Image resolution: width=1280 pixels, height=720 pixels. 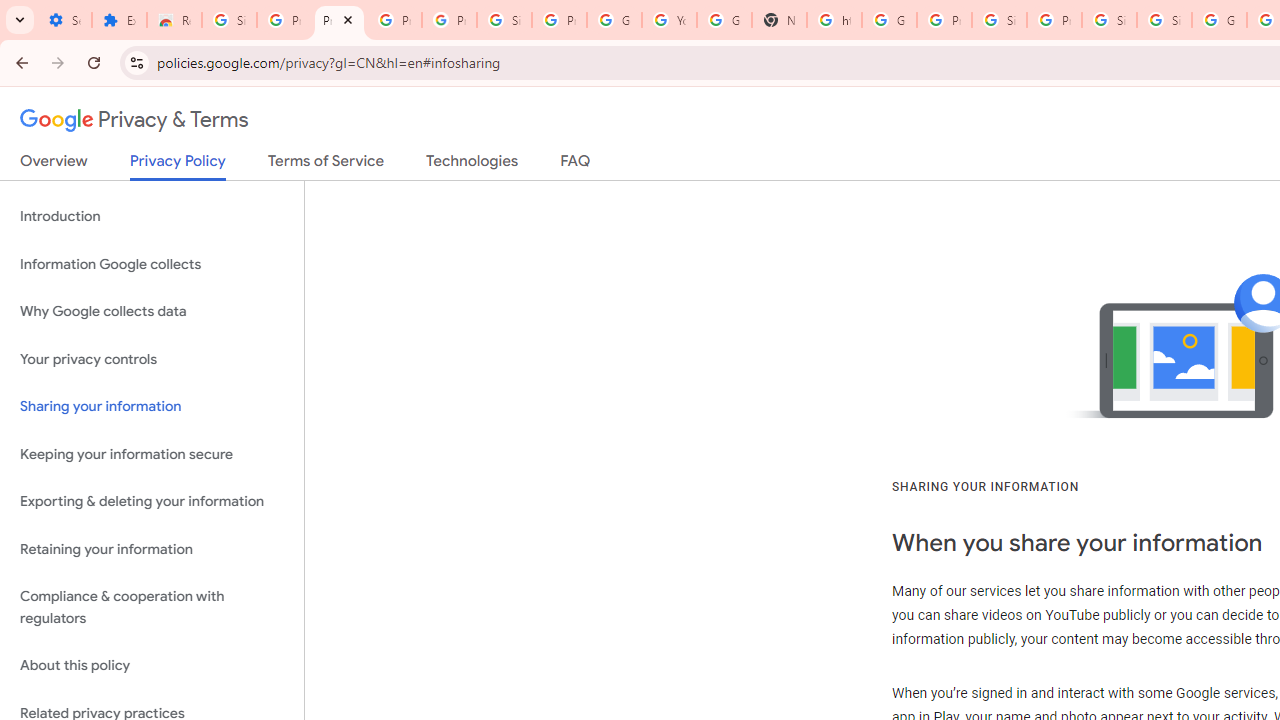 I want to click on 'Sign in - Google Accounts', so click(x=1164, y=20).